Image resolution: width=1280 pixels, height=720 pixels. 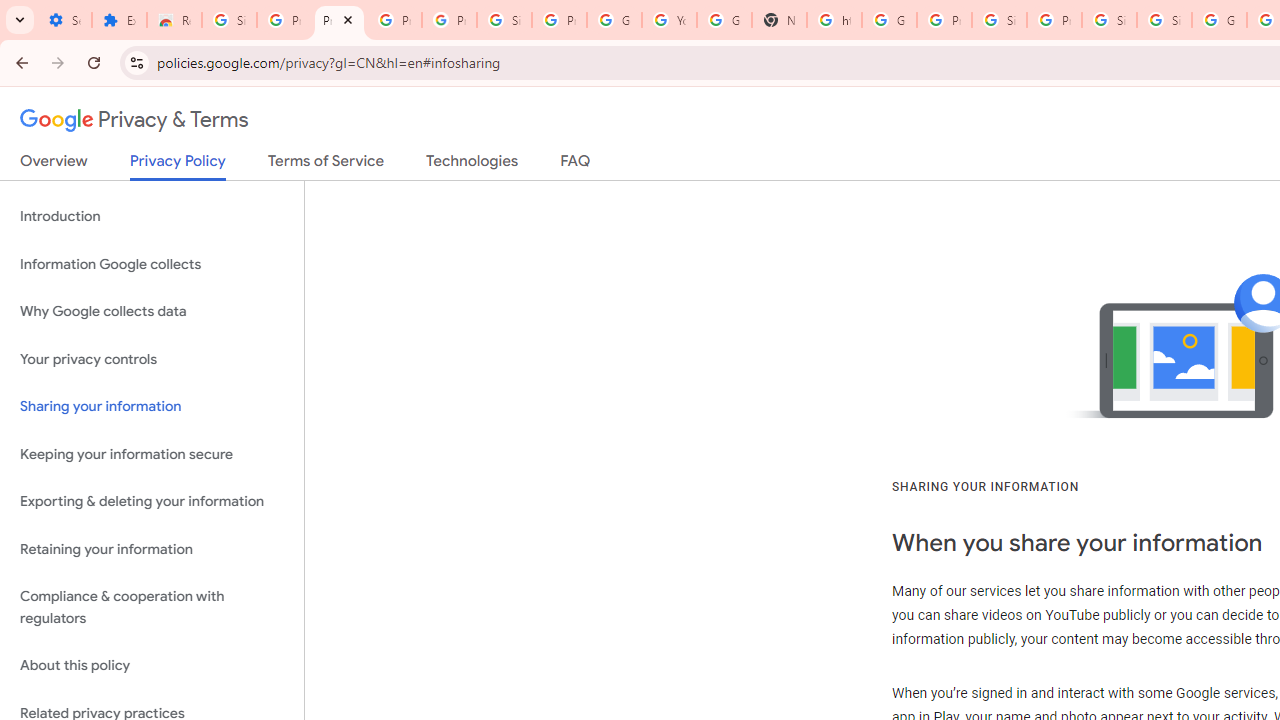 I want to click on 'Sign in - Google Accounts', so click(x=1164, y=20).